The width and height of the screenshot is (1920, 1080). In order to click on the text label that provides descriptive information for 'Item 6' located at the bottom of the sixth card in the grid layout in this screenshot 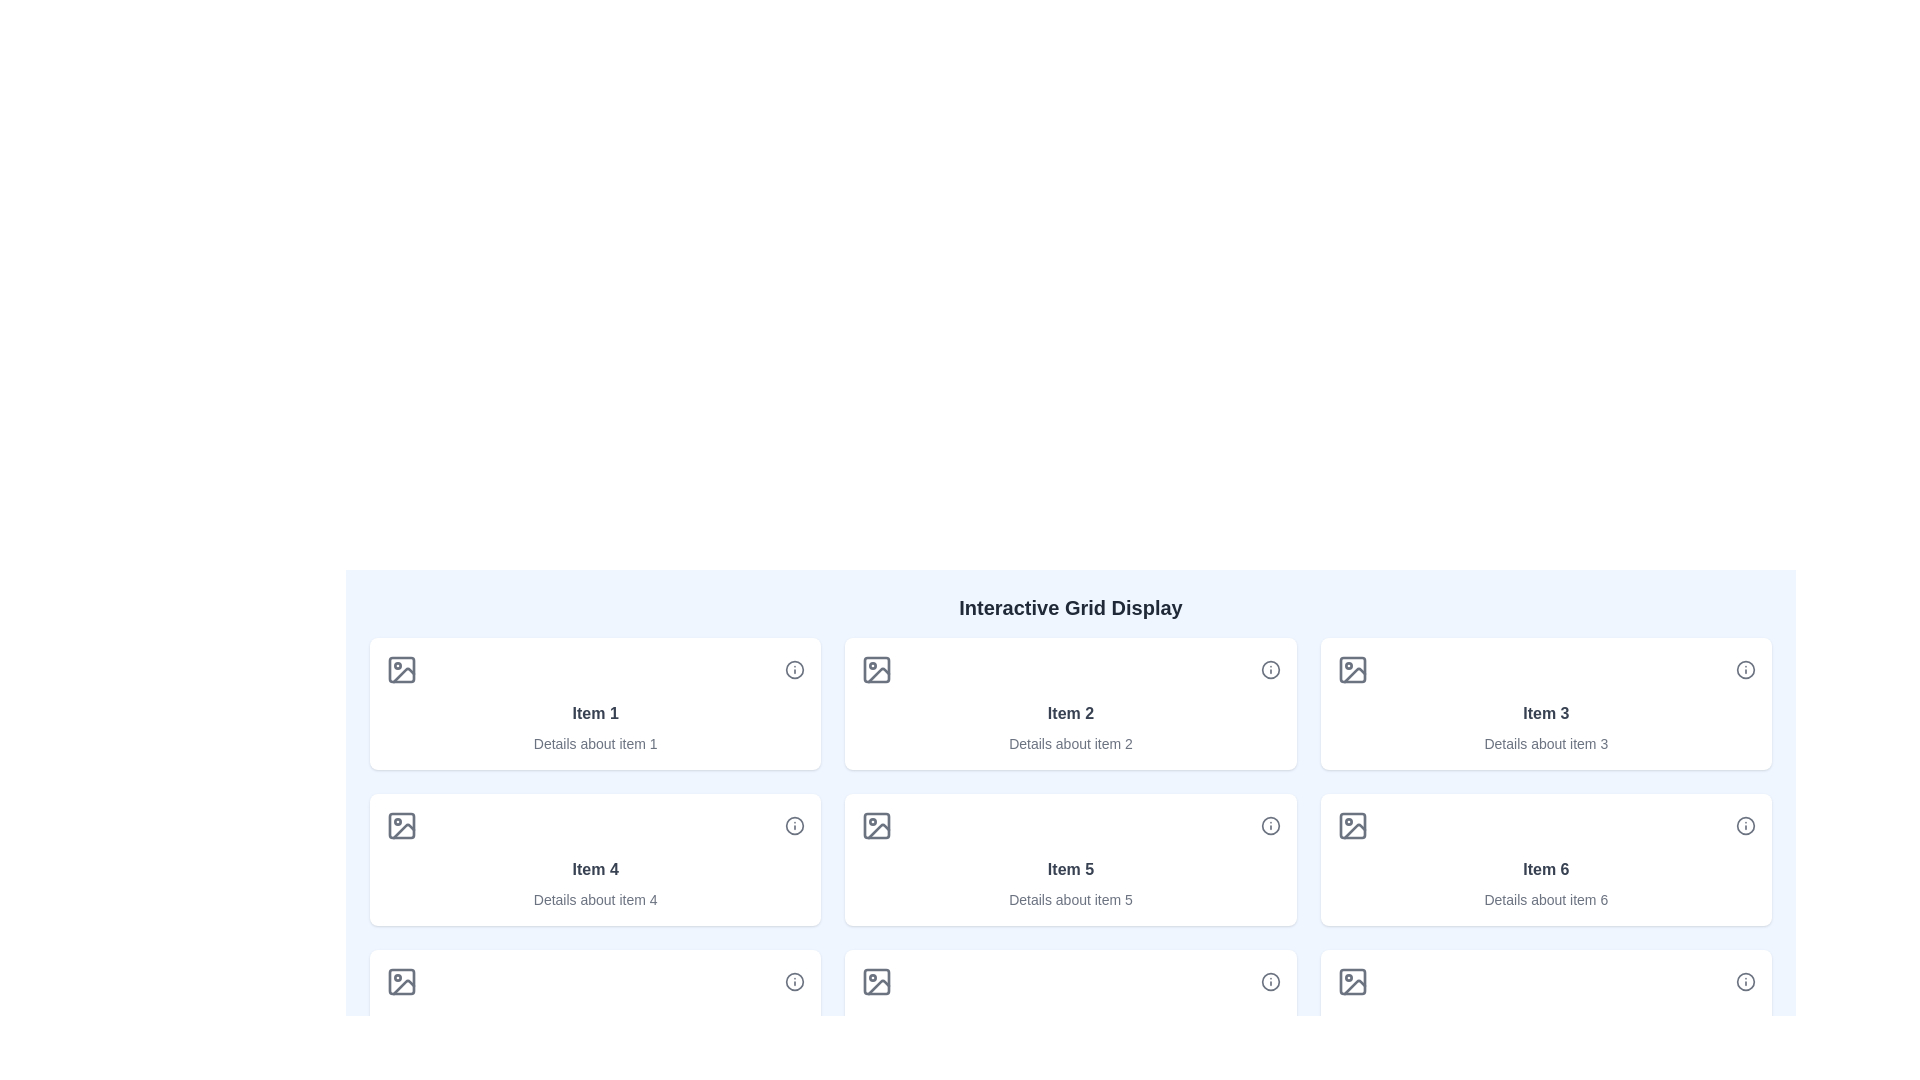, I will do `click(1545, 898)`.